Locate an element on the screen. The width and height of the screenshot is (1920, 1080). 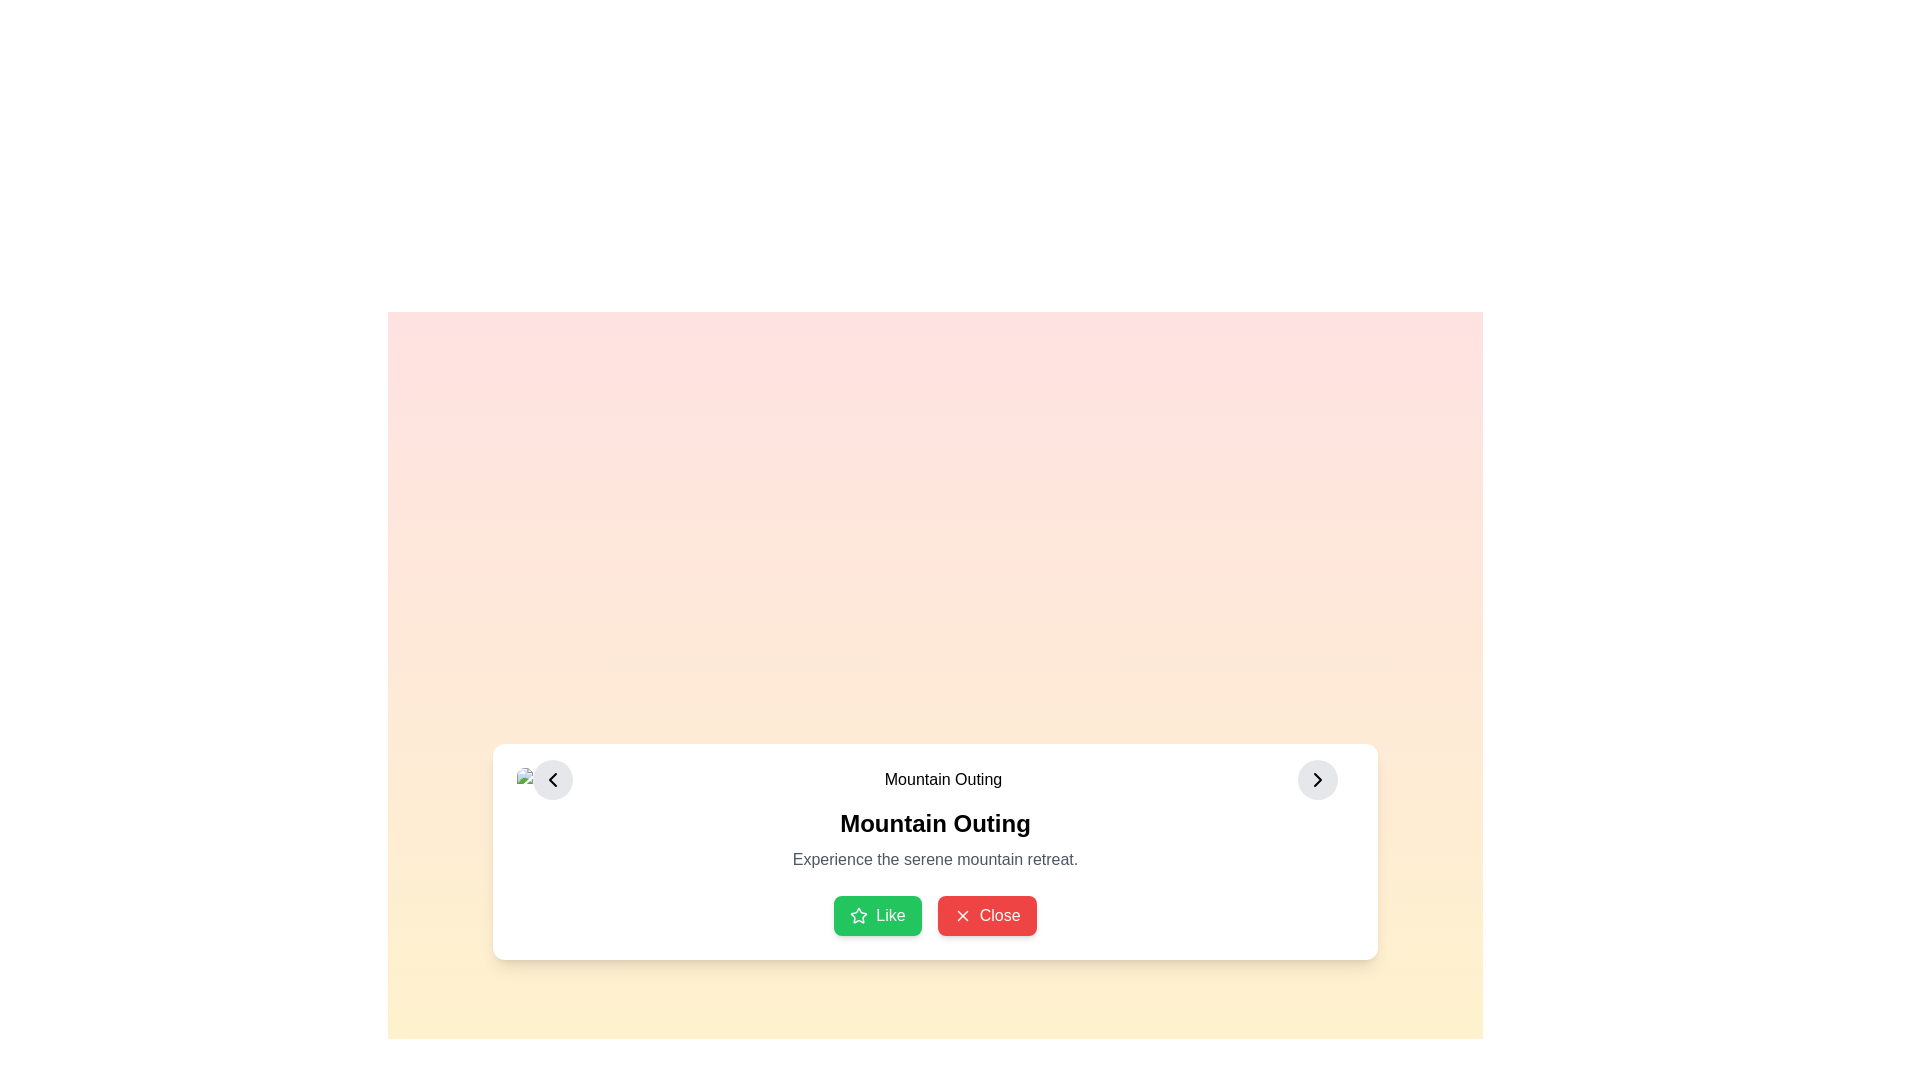
the navigation icon located at the top right corner of the rectangular card interface within the circular button is located at coordinates (1318, 778).